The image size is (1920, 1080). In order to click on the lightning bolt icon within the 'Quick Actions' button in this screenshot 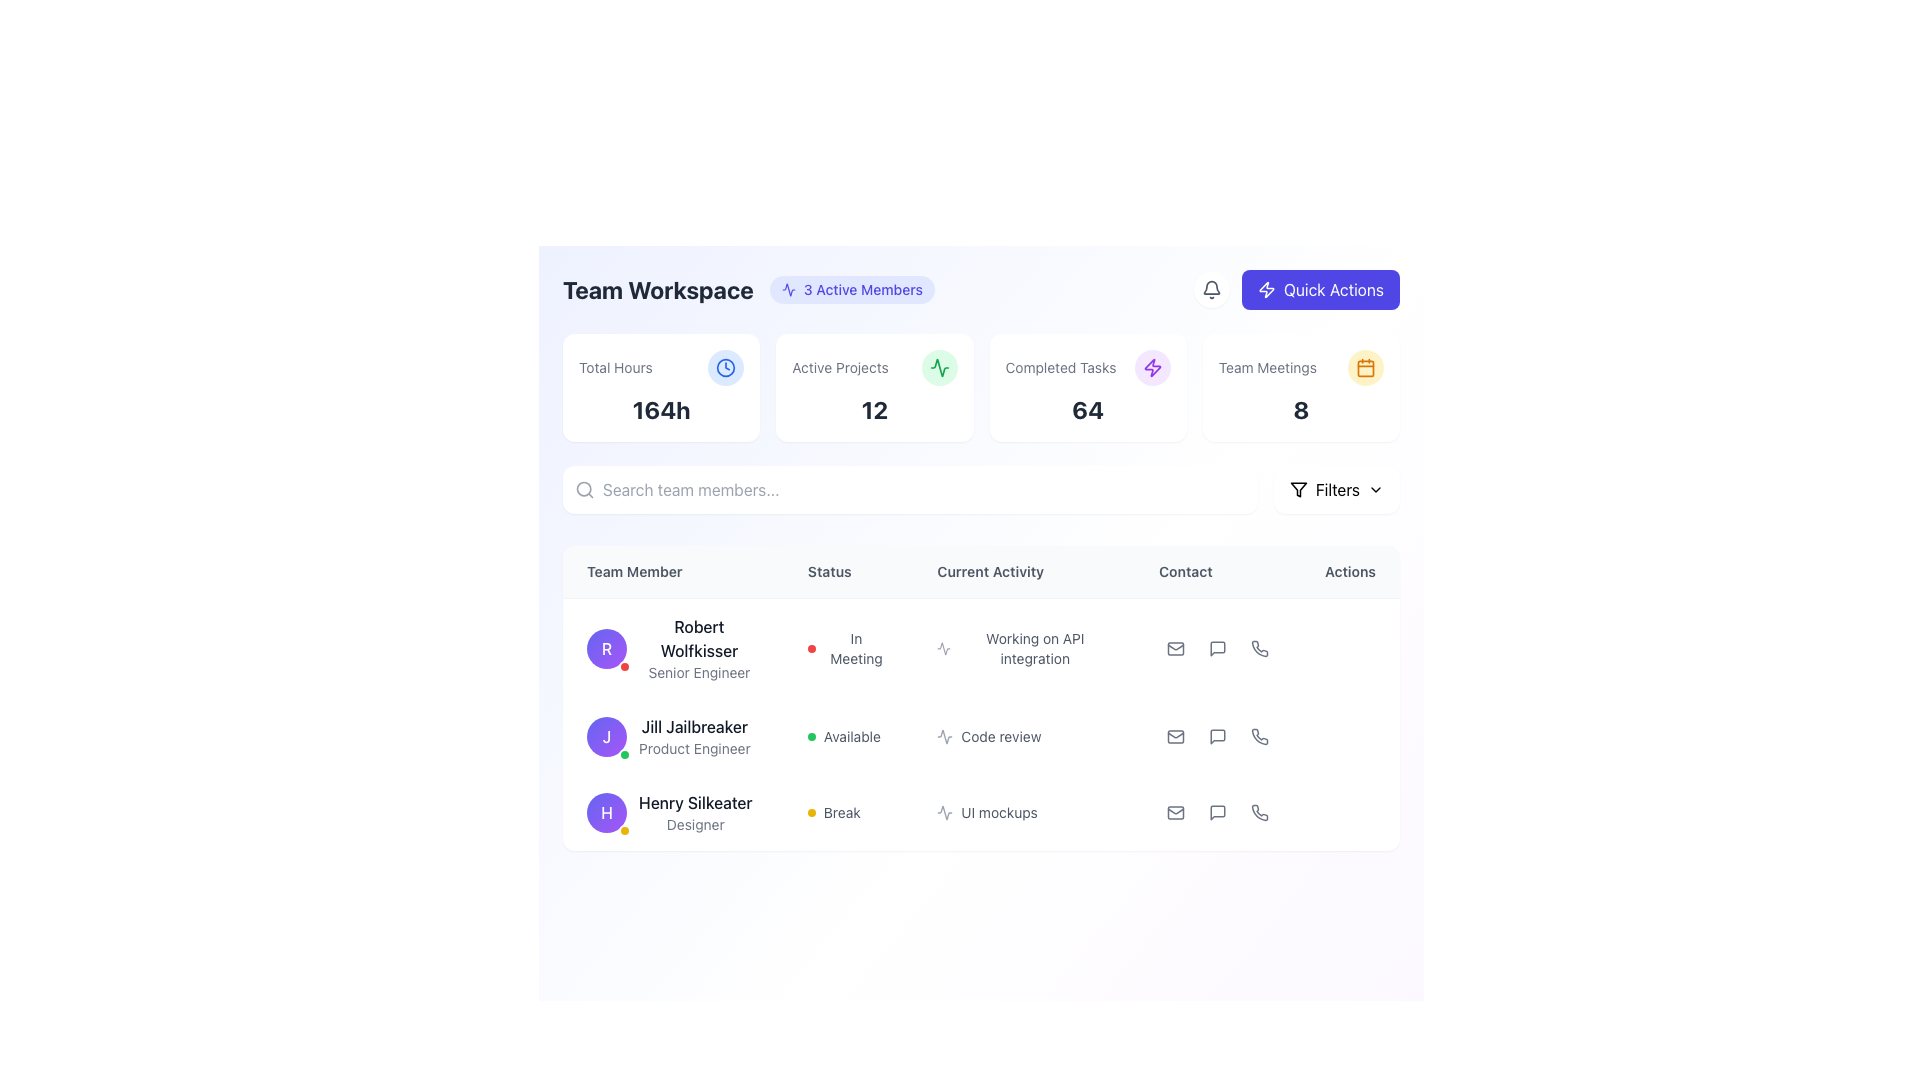, I will do `click(1266, 289)`.